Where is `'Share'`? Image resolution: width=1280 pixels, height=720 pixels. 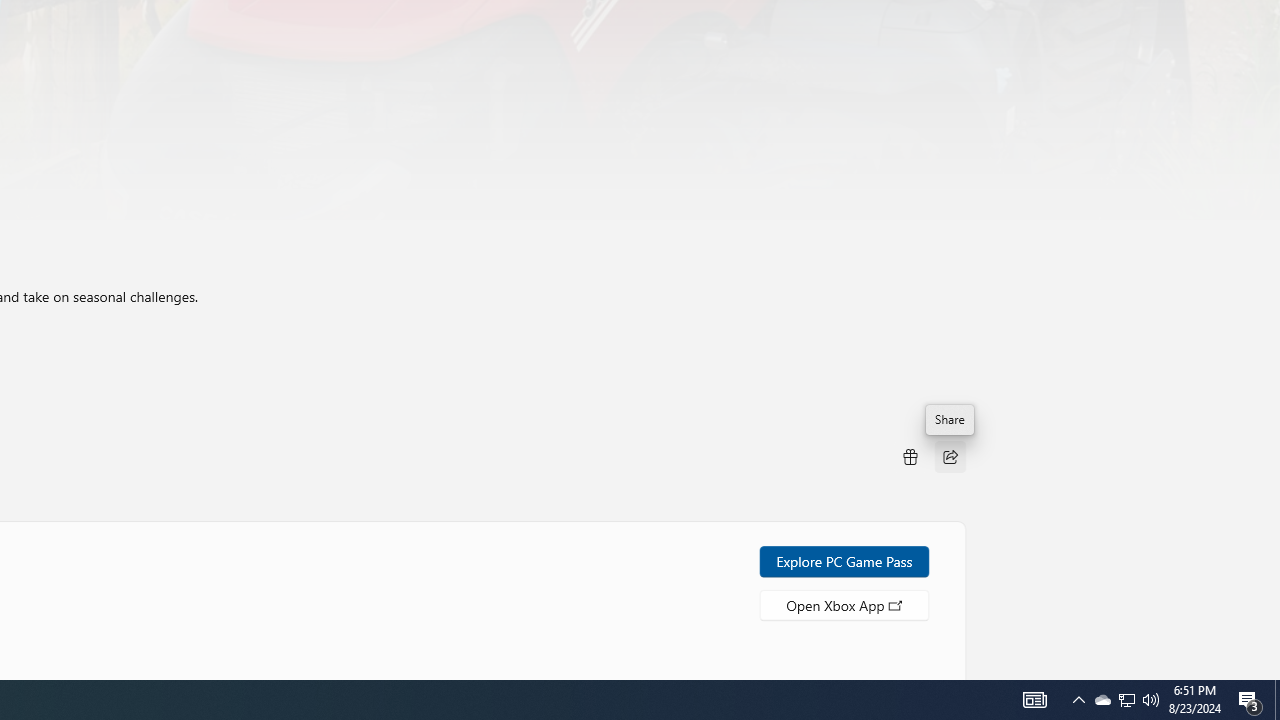 'Share' is located at coordinates (949, 456).